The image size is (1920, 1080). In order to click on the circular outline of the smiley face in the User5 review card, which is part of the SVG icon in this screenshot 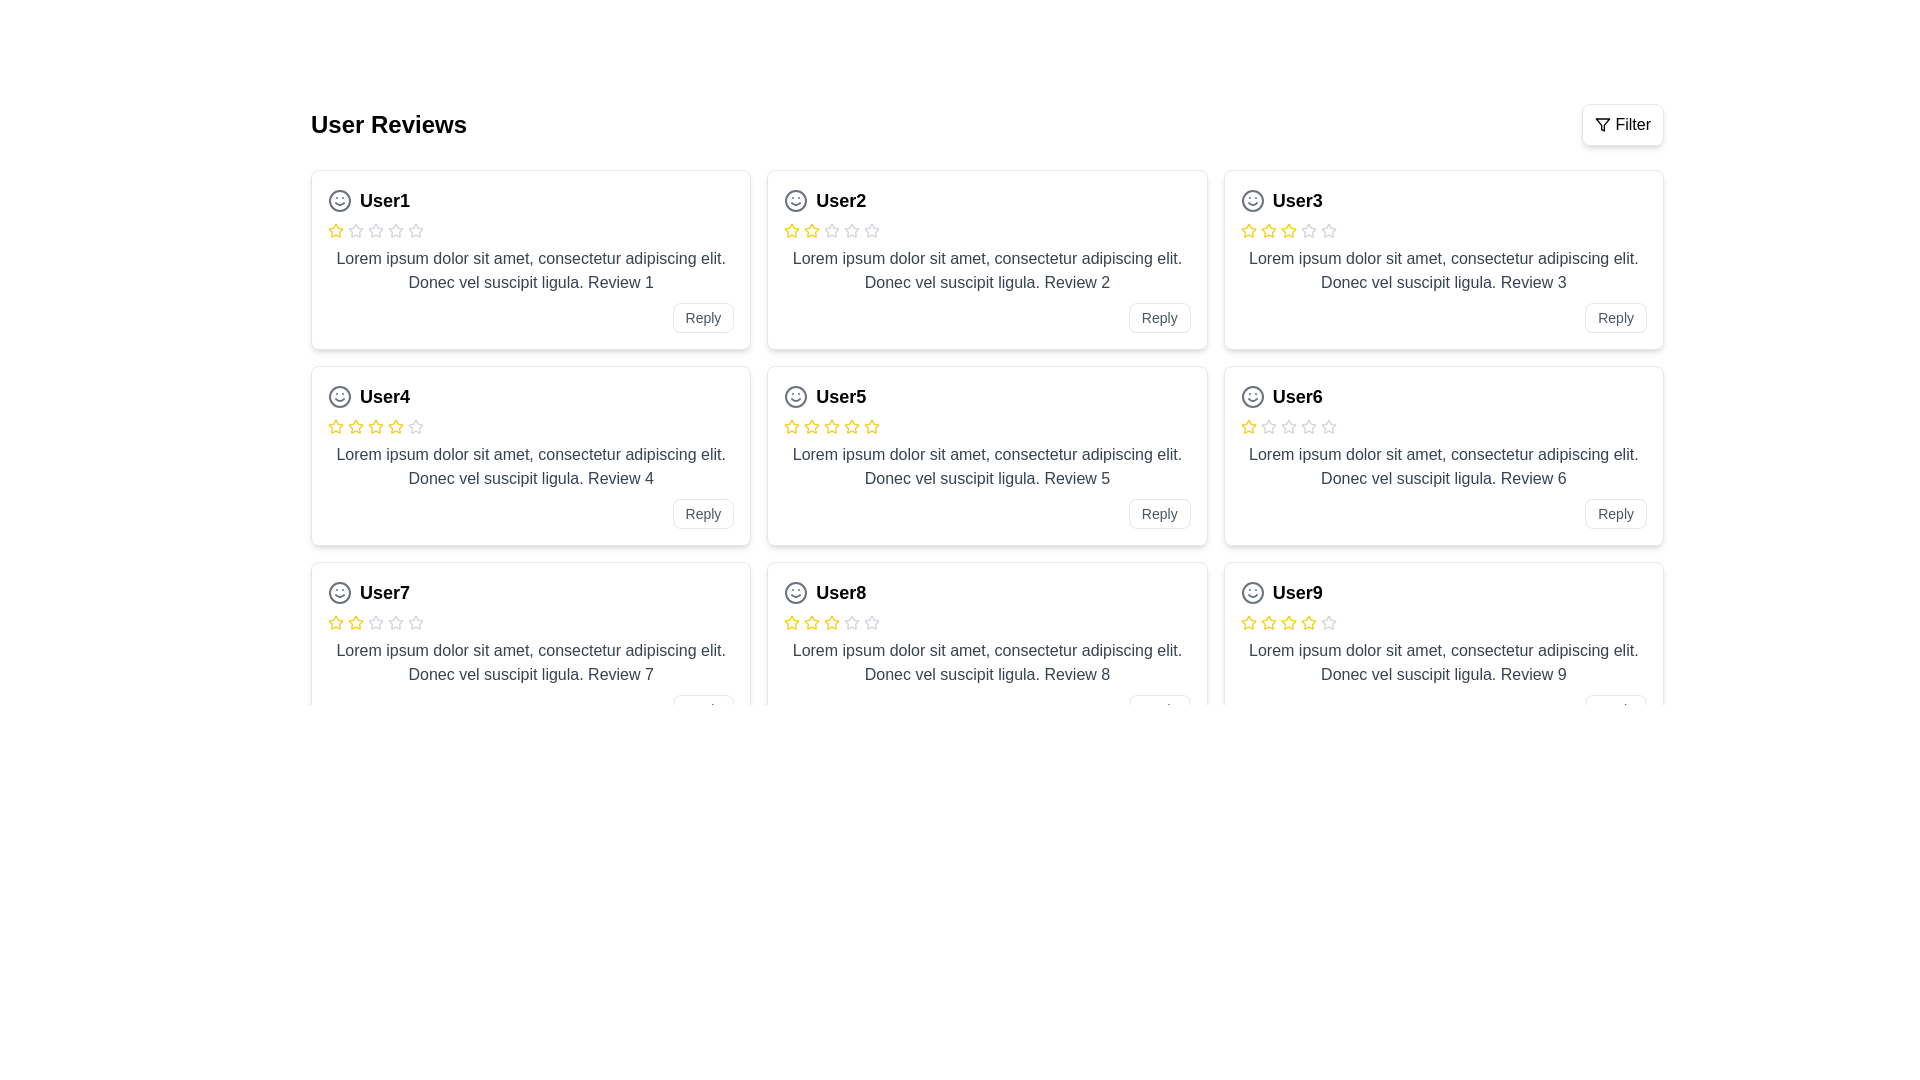, I will do `click(795, 397)`.